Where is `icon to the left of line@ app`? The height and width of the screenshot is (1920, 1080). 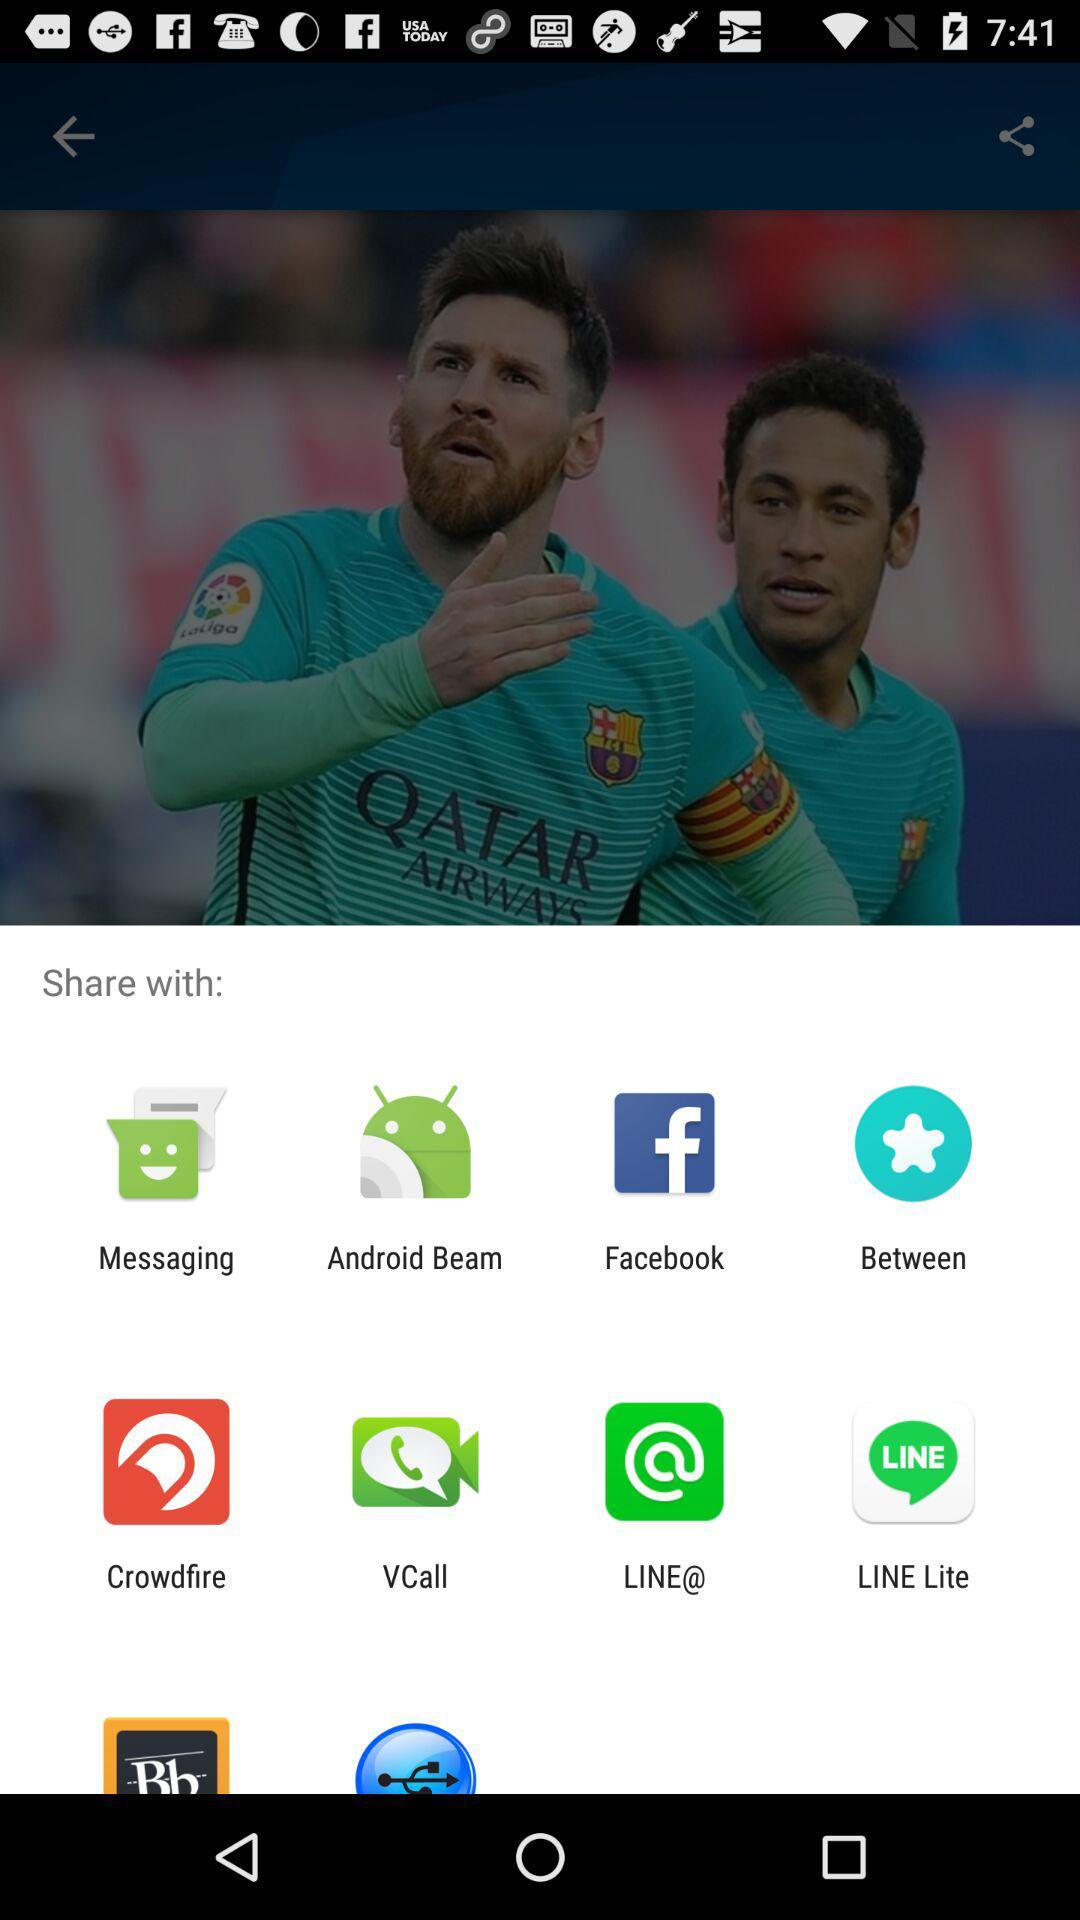
icon to the left of line@ app is located at coordinates (414, 1592).